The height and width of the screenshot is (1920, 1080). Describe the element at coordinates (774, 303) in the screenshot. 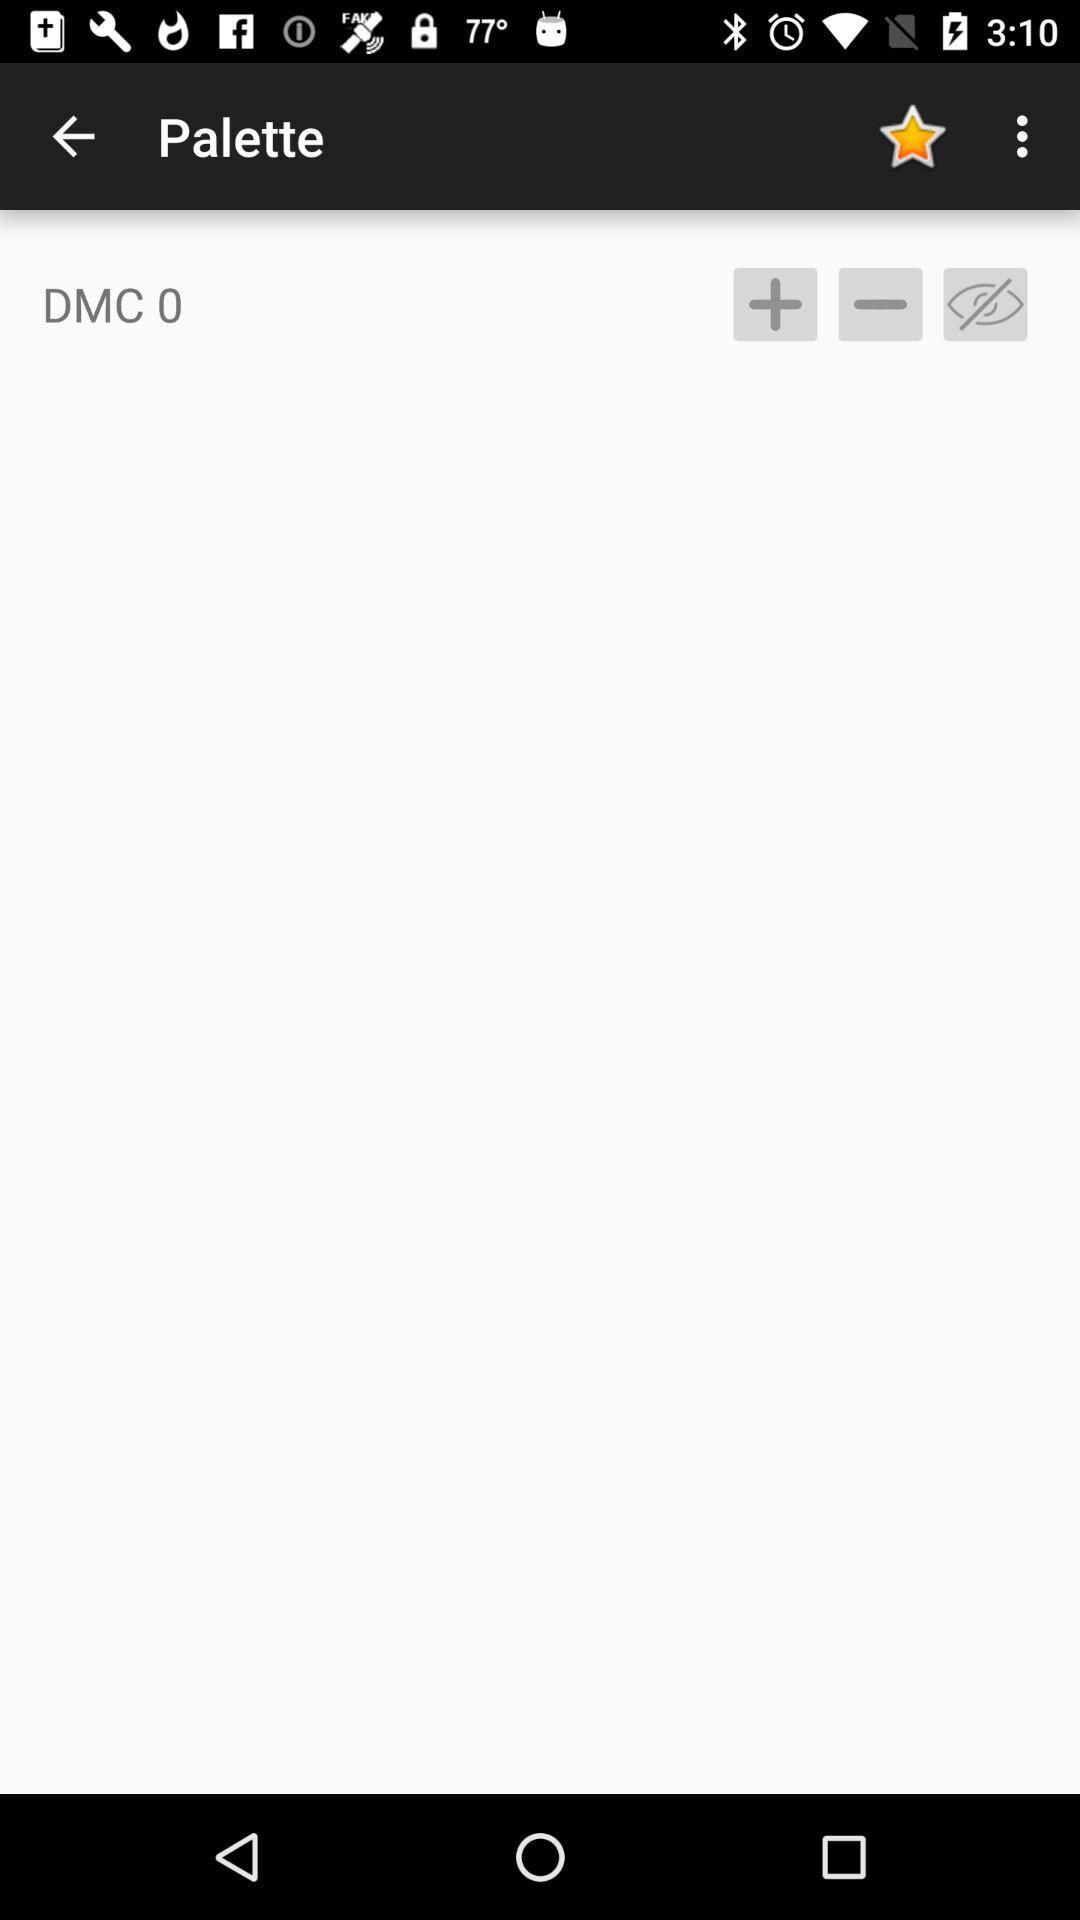

I see `new` at that location.